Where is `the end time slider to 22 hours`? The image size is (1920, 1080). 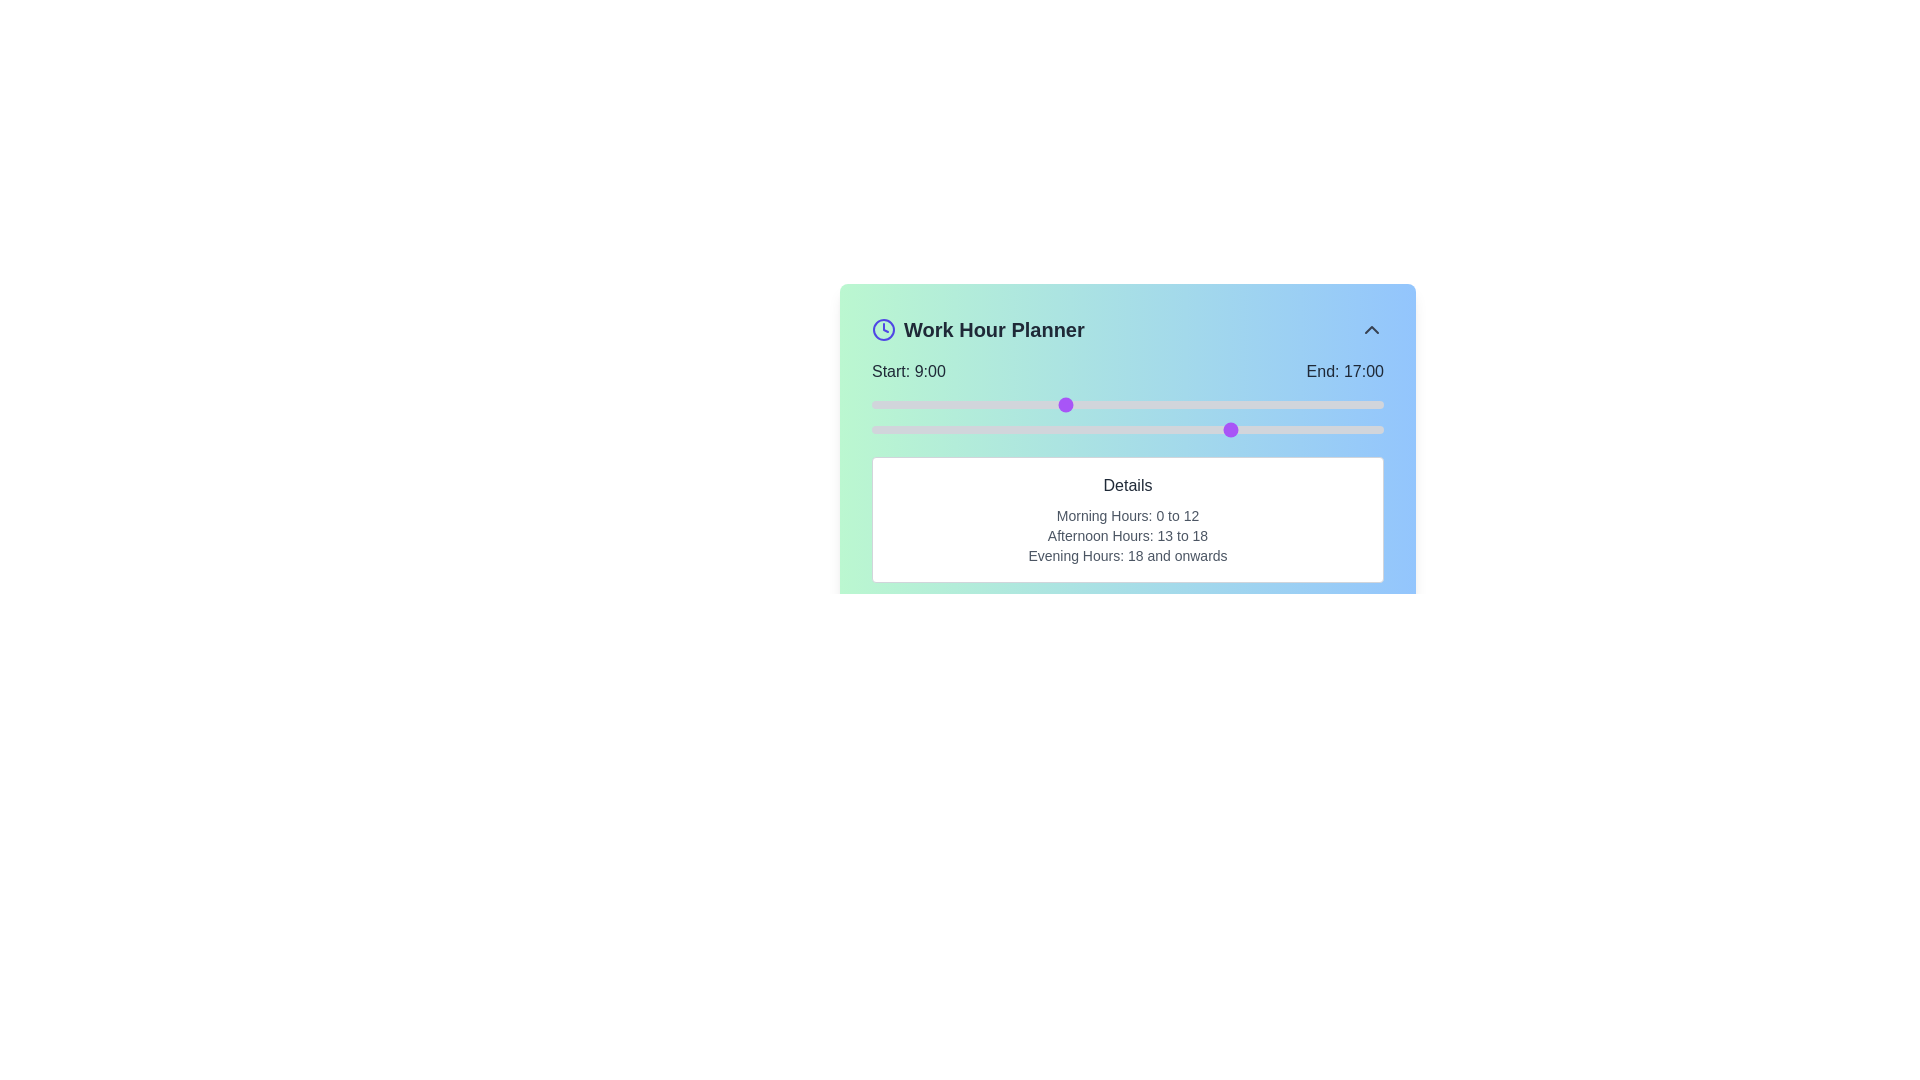 the end time slider to 22 hours is located at coordinates (1341, 428).